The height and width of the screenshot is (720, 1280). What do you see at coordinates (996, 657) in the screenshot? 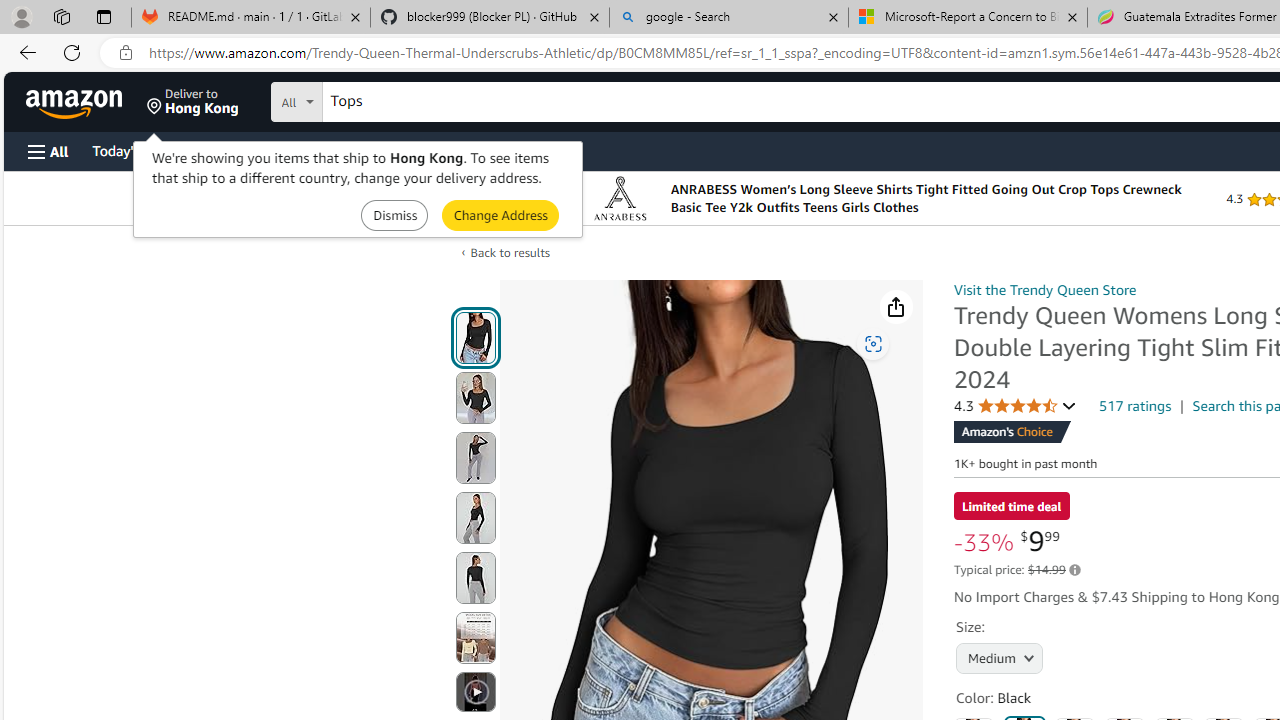
I see `'AutomationID: native_dropdown_selected_size_name'` at bounding box center [996, 657].